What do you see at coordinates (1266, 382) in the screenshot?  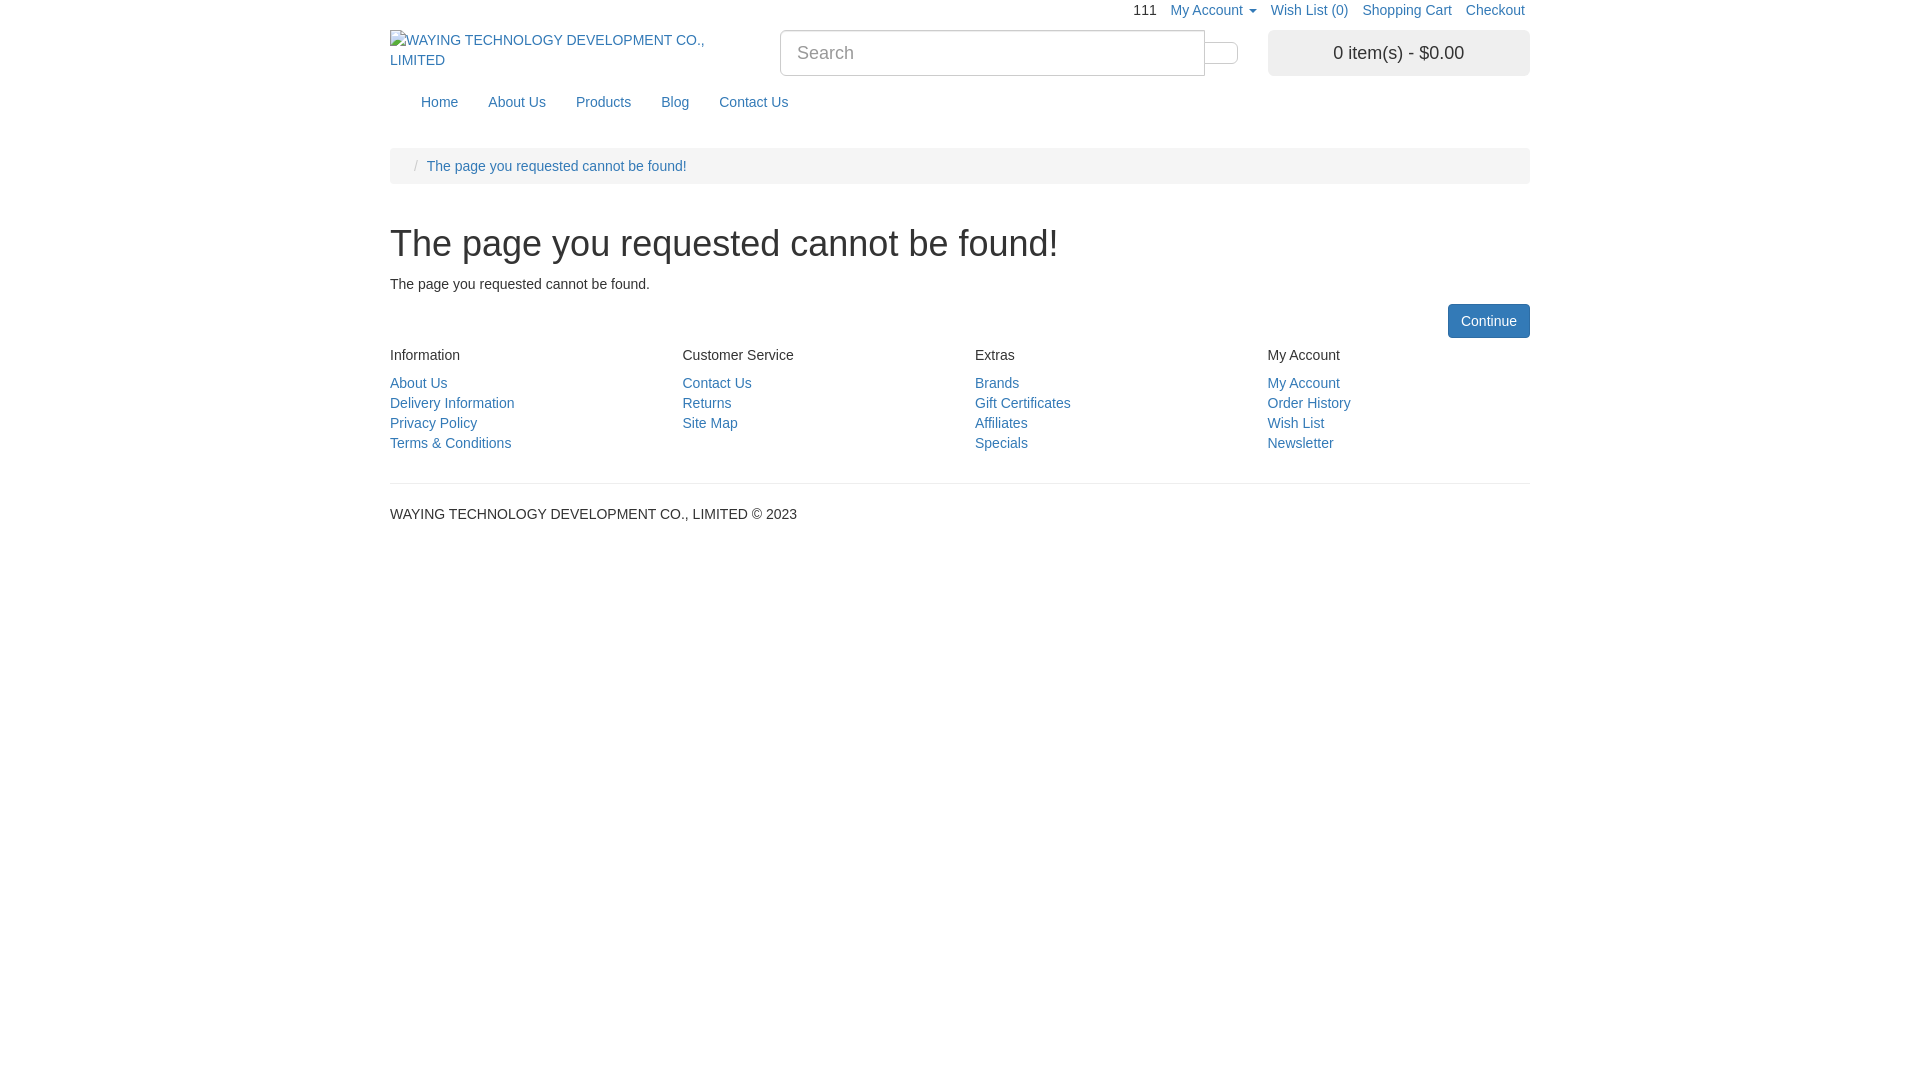 I see `'My Account'` at bounding box center [1266, 382].